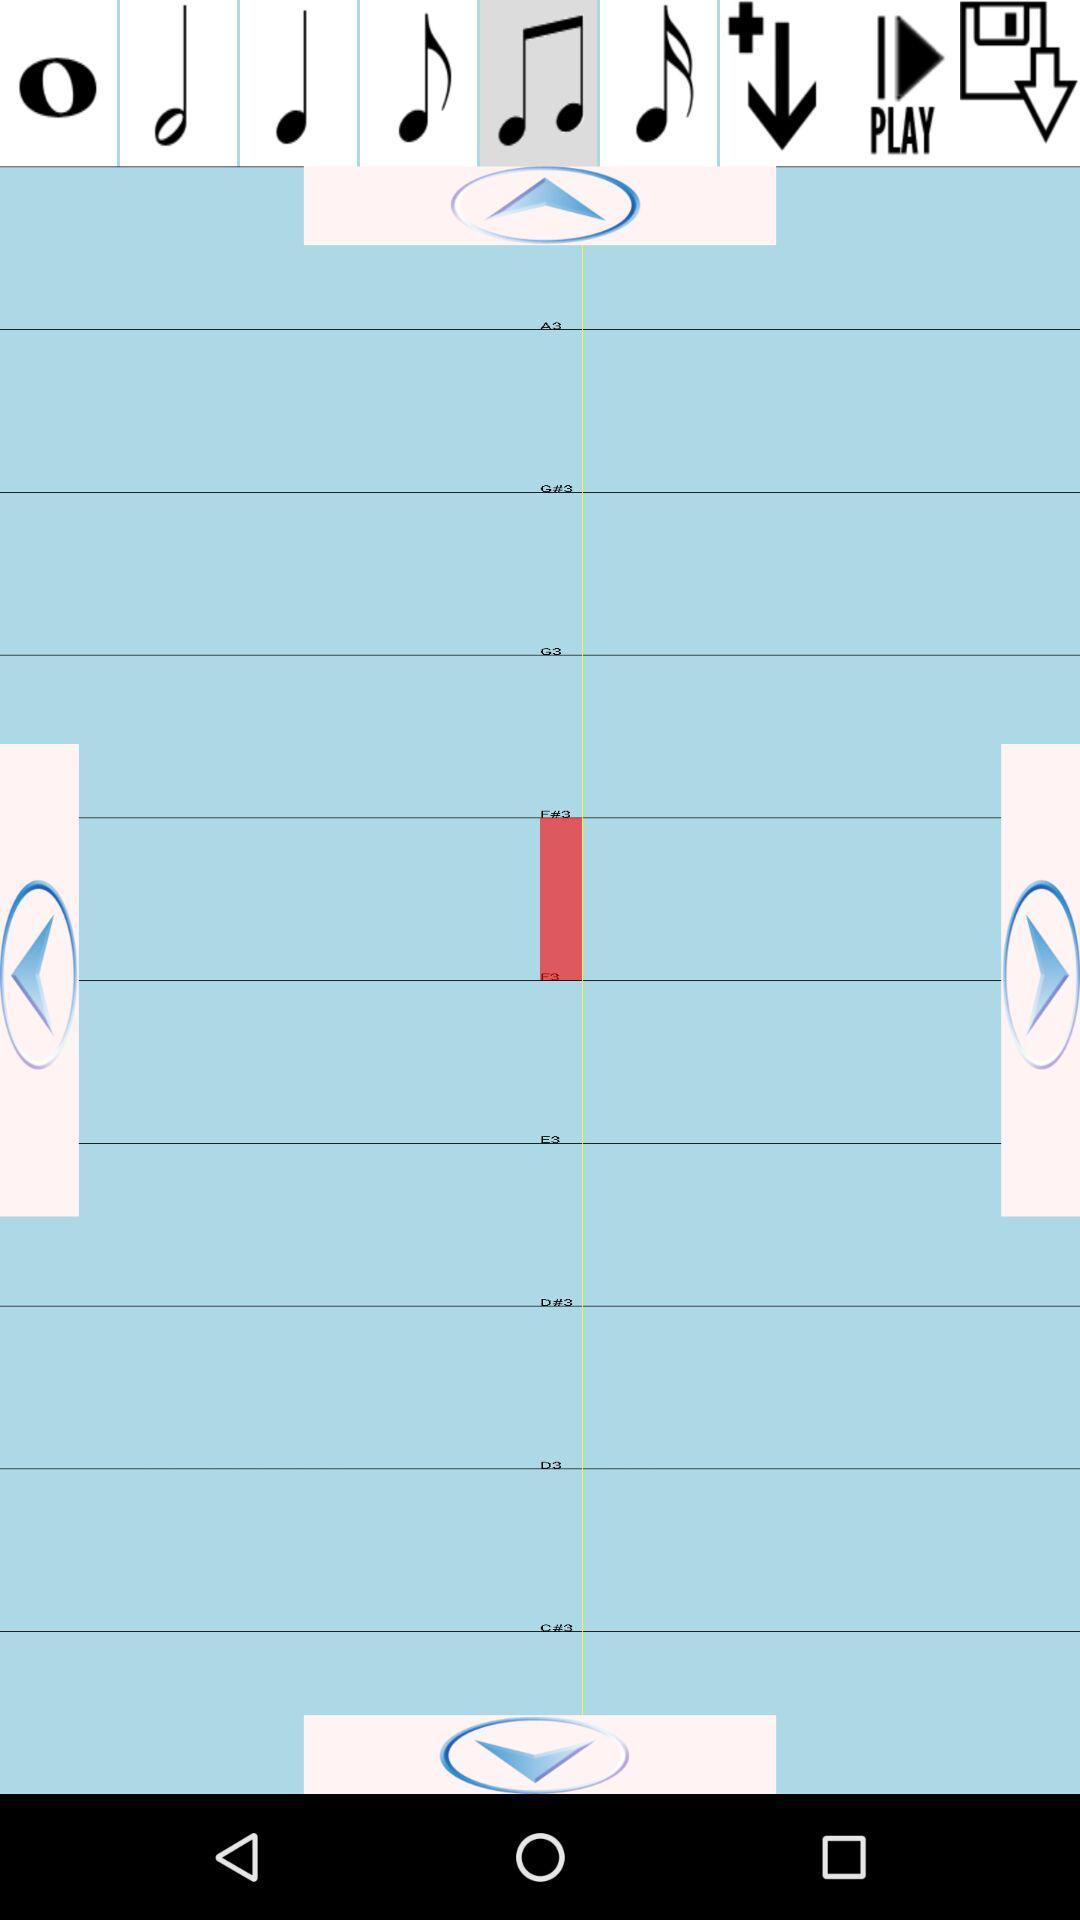 The height and width of the screenshot is (1920, 1080). Describe the element at coordinates (540, 205) in the screenshot. I see `scroll up` at that location.